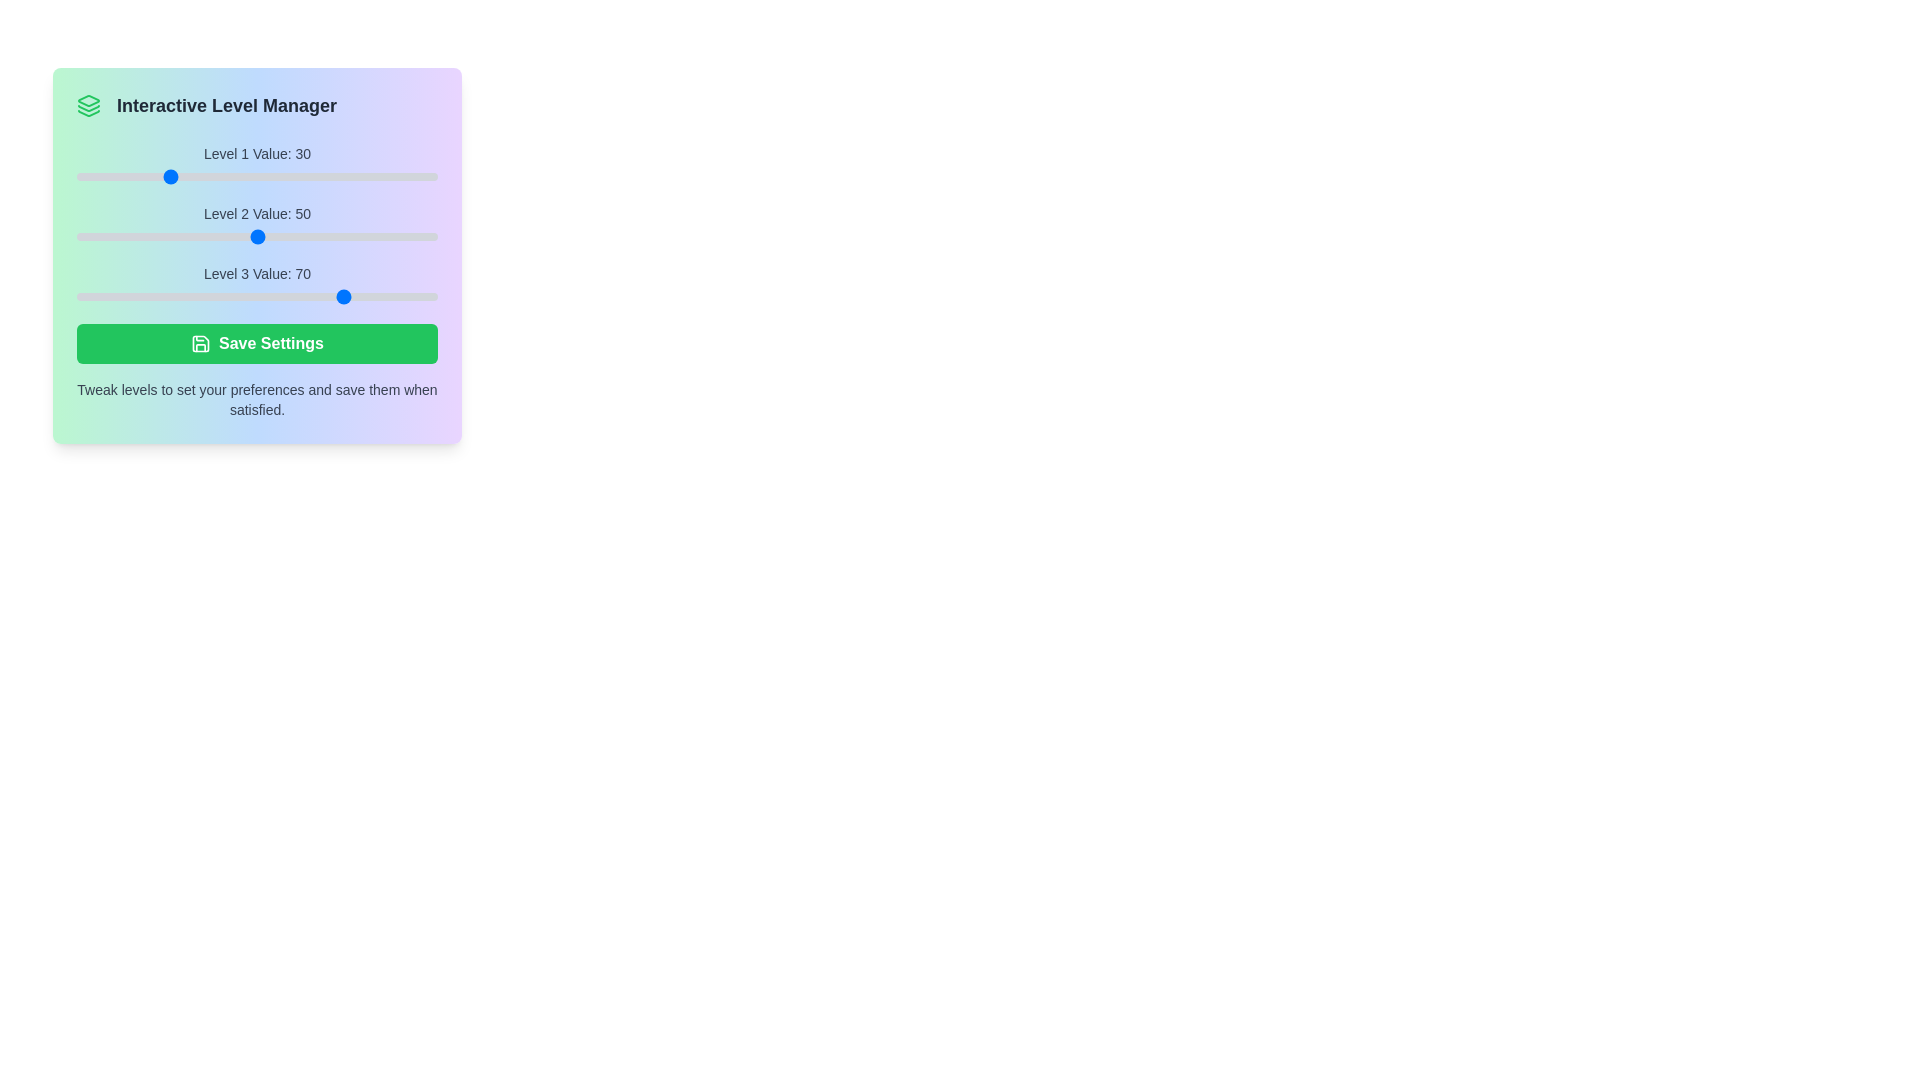  I want to click on the Level 3 value, so click(157, 297).